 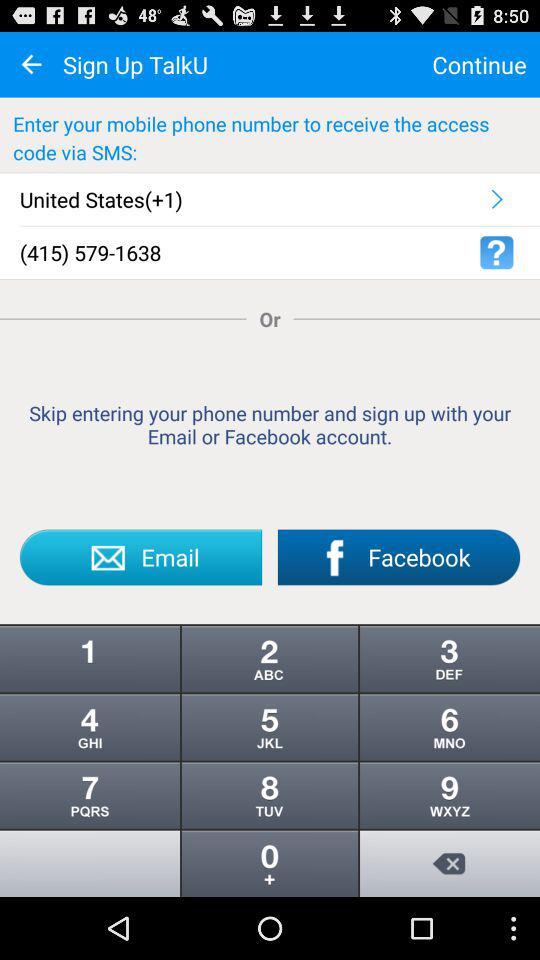 I want to click on the more icon, so click(x=270, y=777).